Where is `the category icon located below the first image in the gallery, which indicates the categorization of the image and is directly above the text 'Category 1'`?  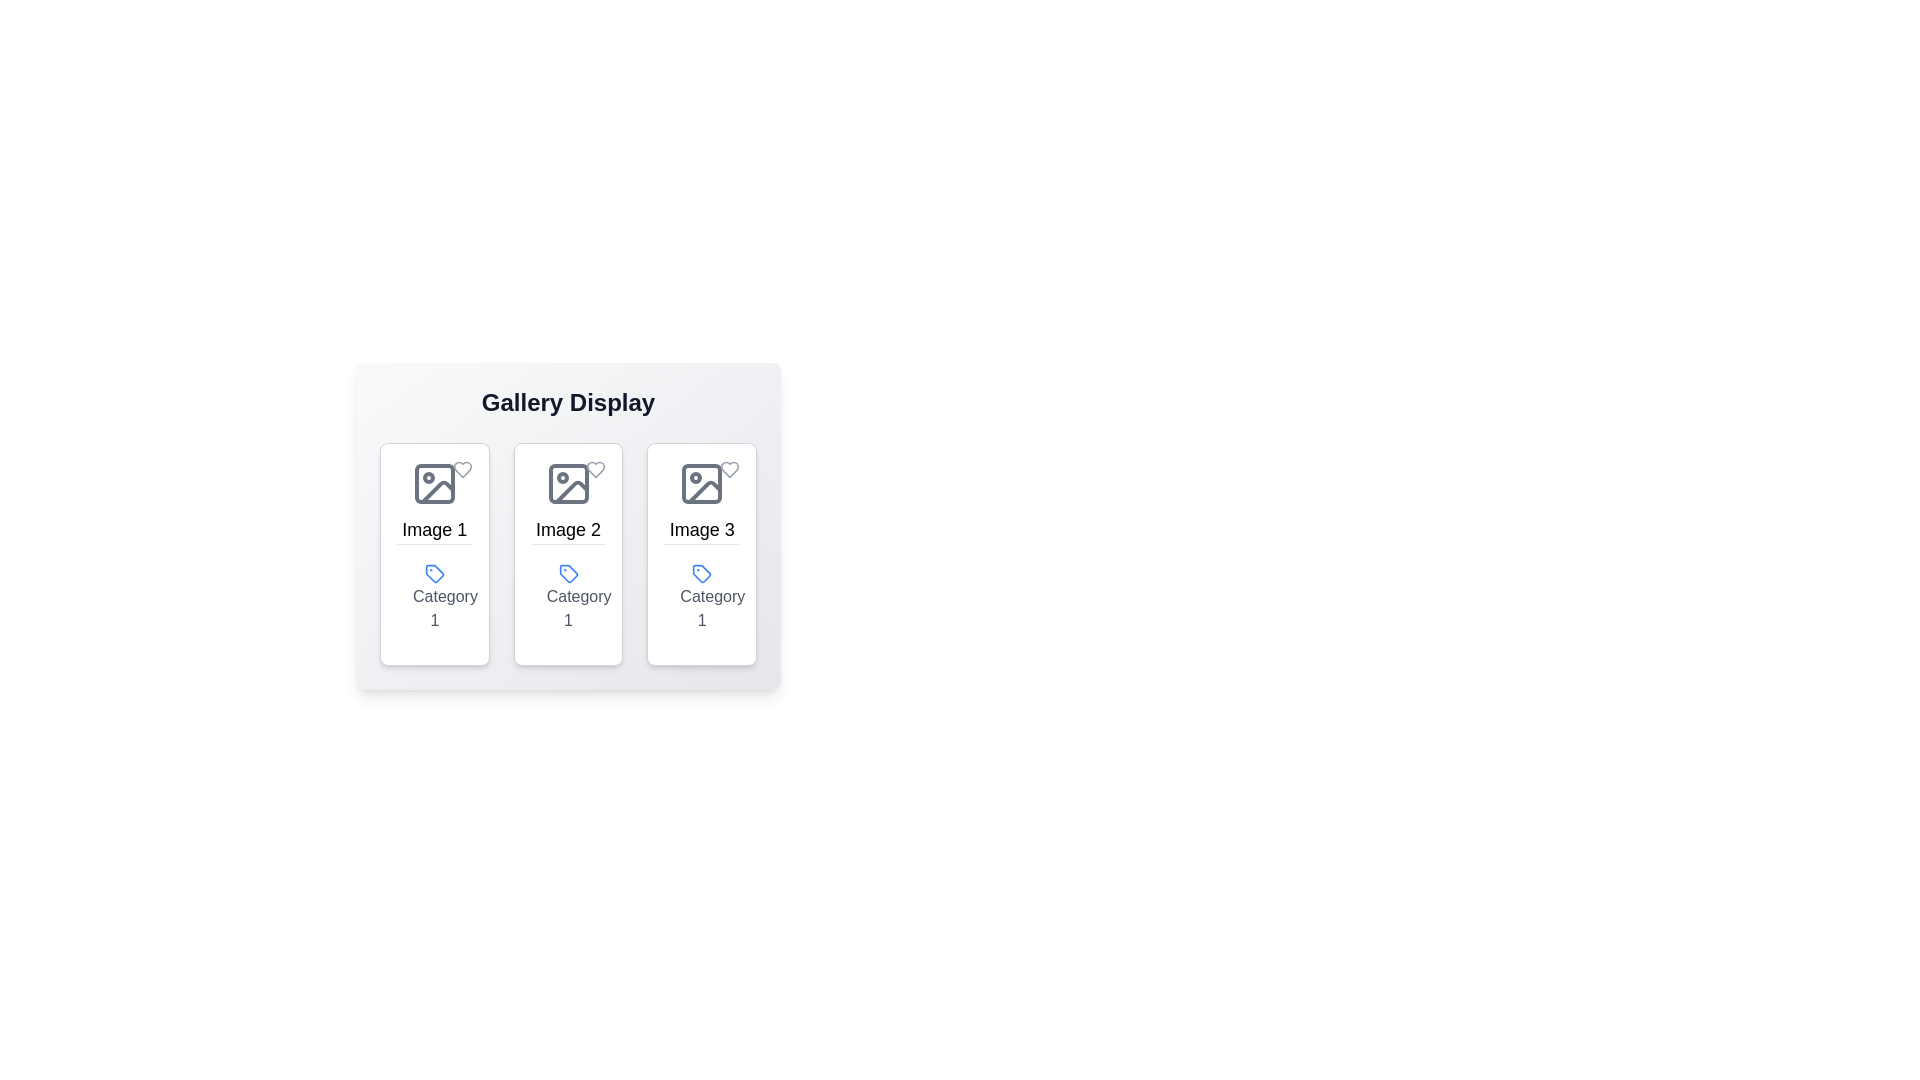
the category icon located below the first image in the gallery, which indicates the categorization of the image and is directly above the text 'Category 1' is located at coordinates (433, 573).